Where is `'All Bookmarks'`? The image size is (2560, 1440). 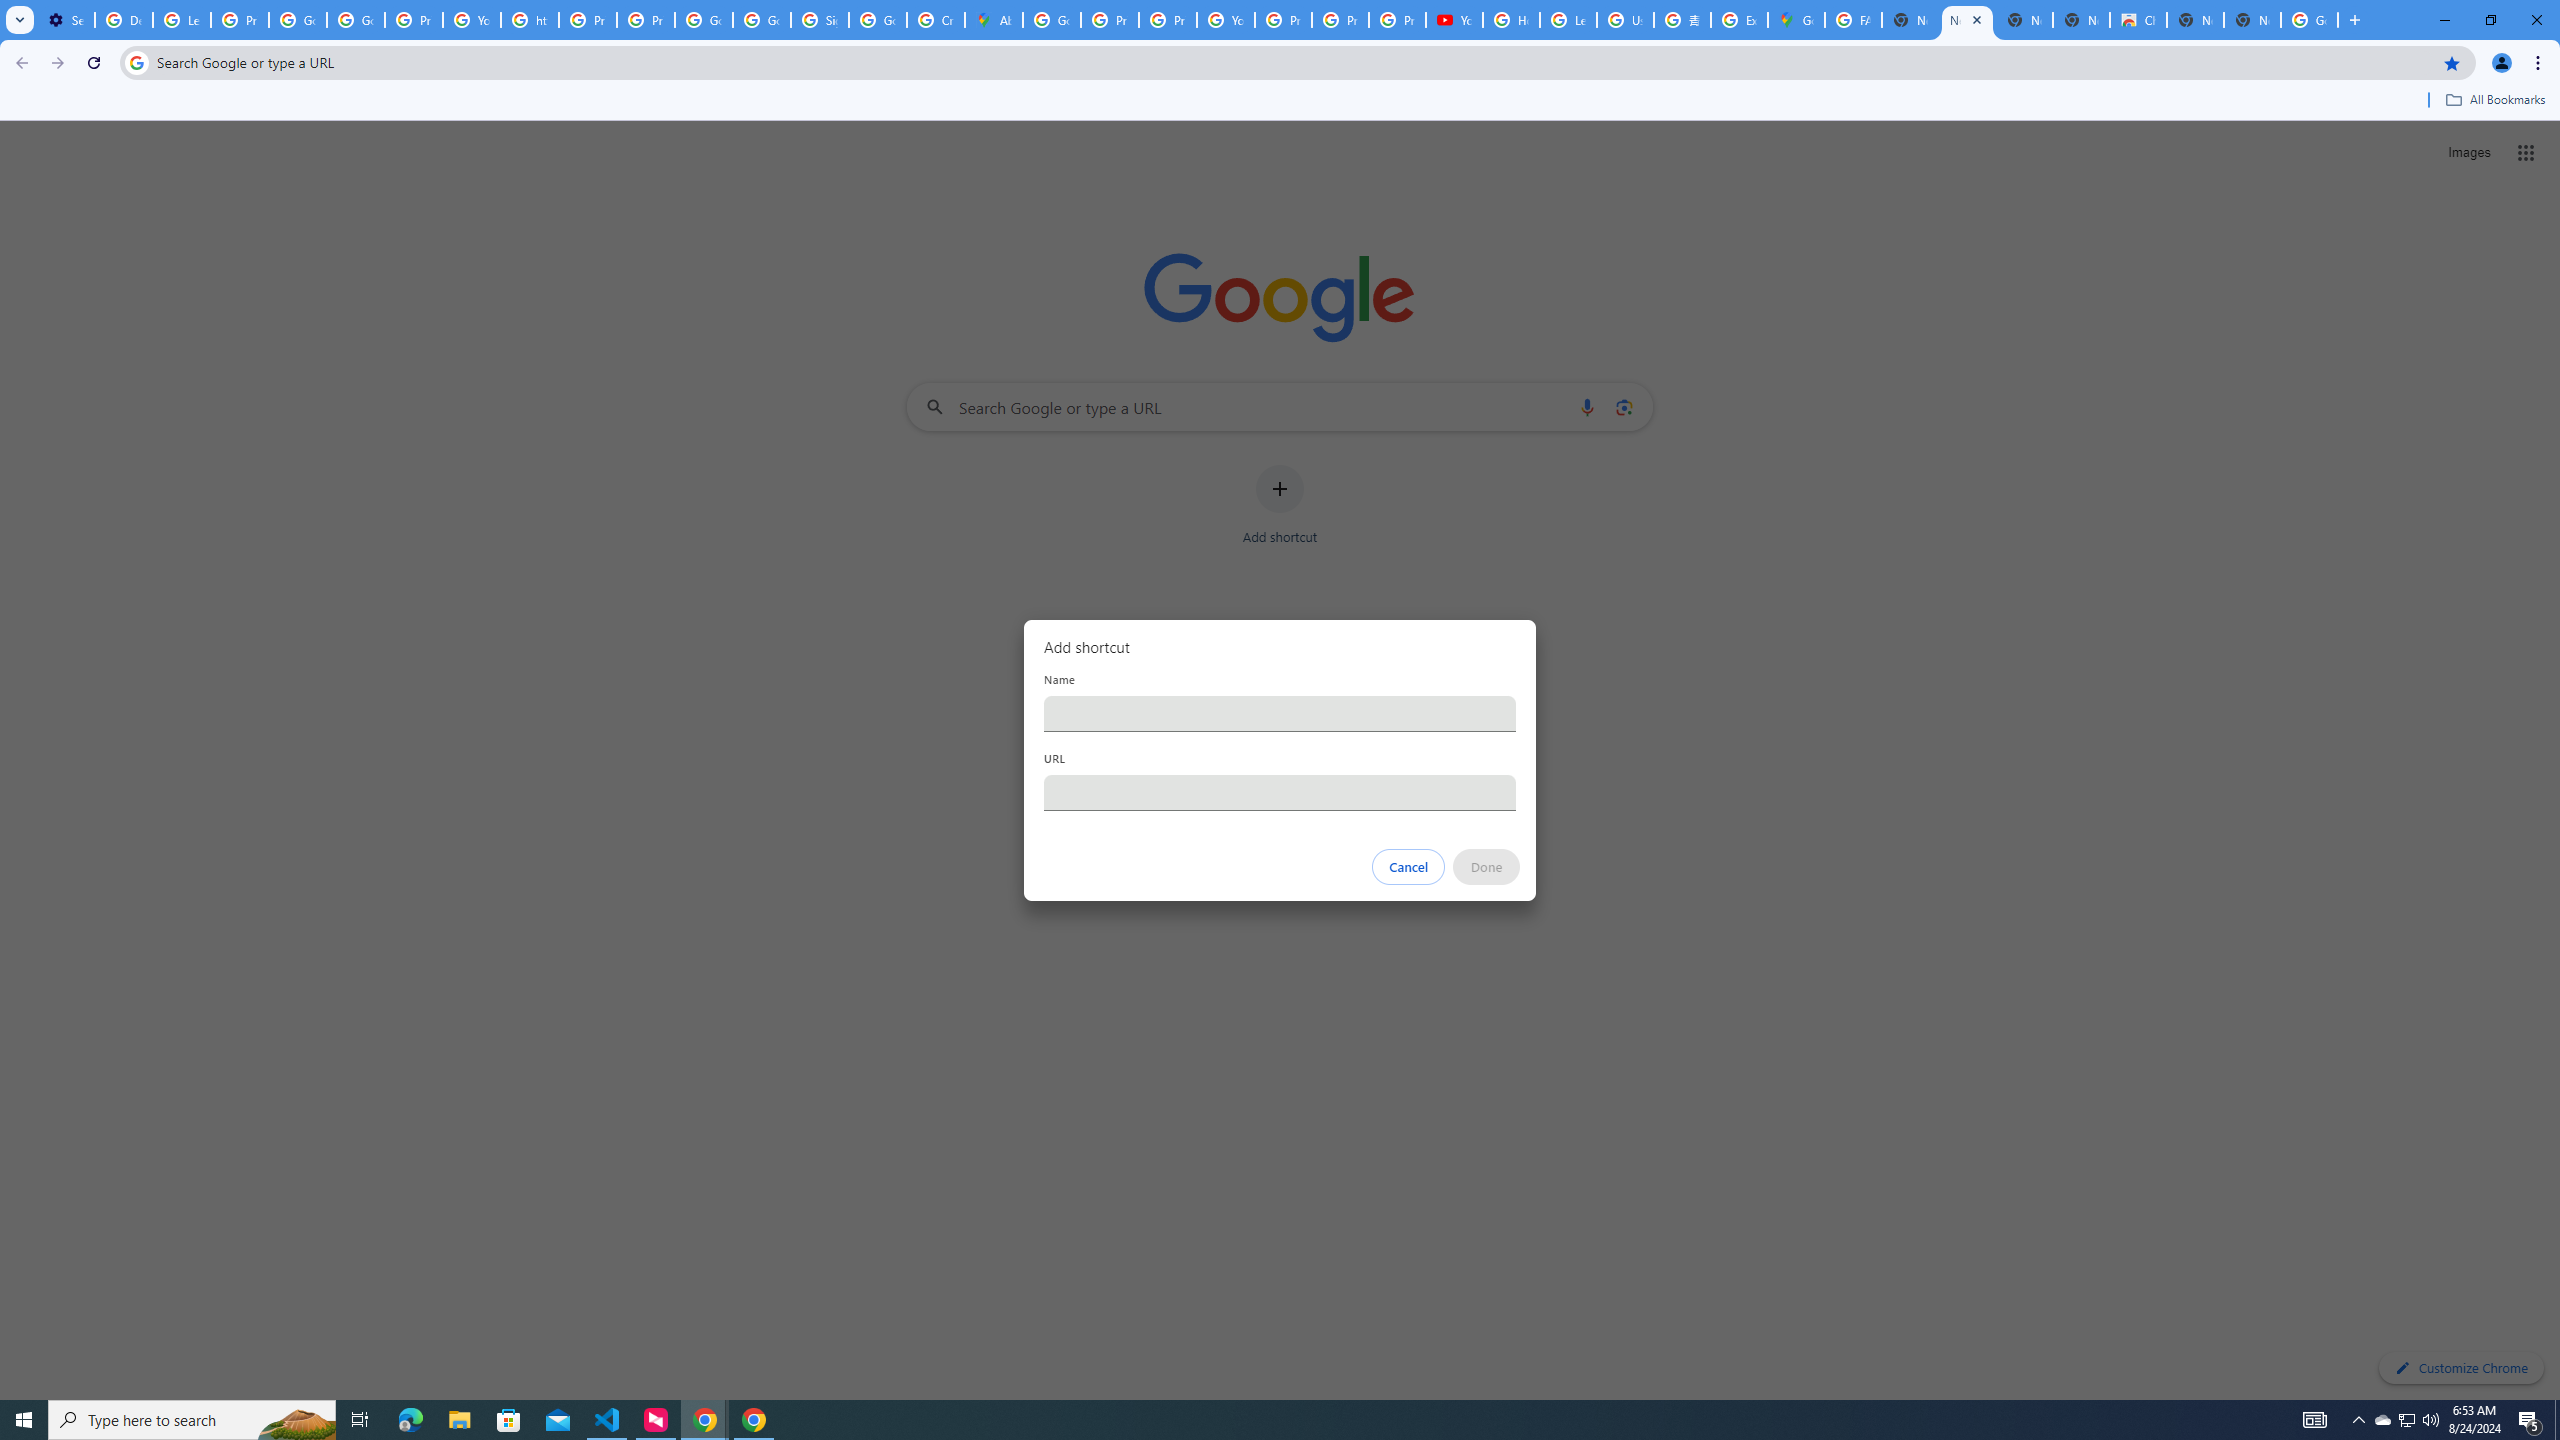
'All Bookmarks' is located at coordinates (2494, 99).